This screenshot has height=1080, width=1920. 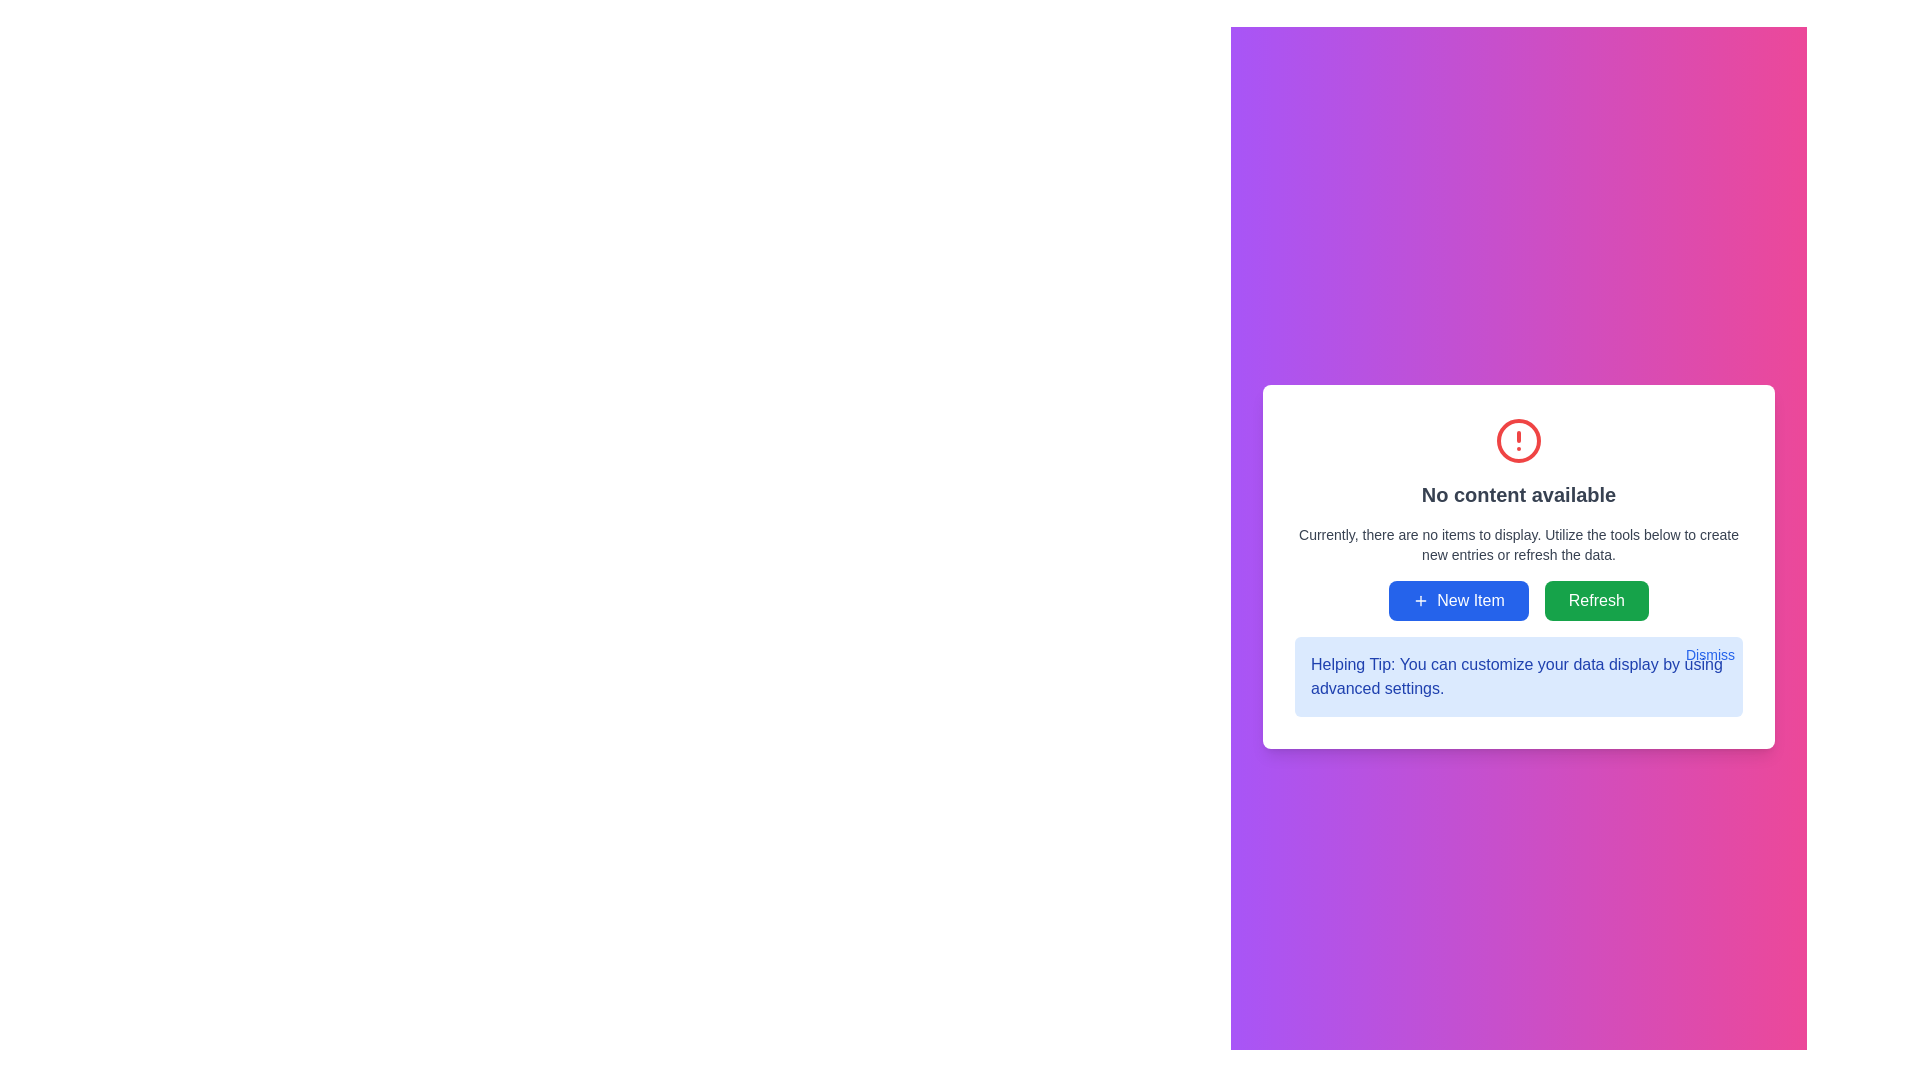 What do you see at coordinates (1459, 600) in the screenshot?
I see `the blue 'New Item' button, which features a white '+' icon and white text, to trigger hover effects` at bounding box center [1459, 600].